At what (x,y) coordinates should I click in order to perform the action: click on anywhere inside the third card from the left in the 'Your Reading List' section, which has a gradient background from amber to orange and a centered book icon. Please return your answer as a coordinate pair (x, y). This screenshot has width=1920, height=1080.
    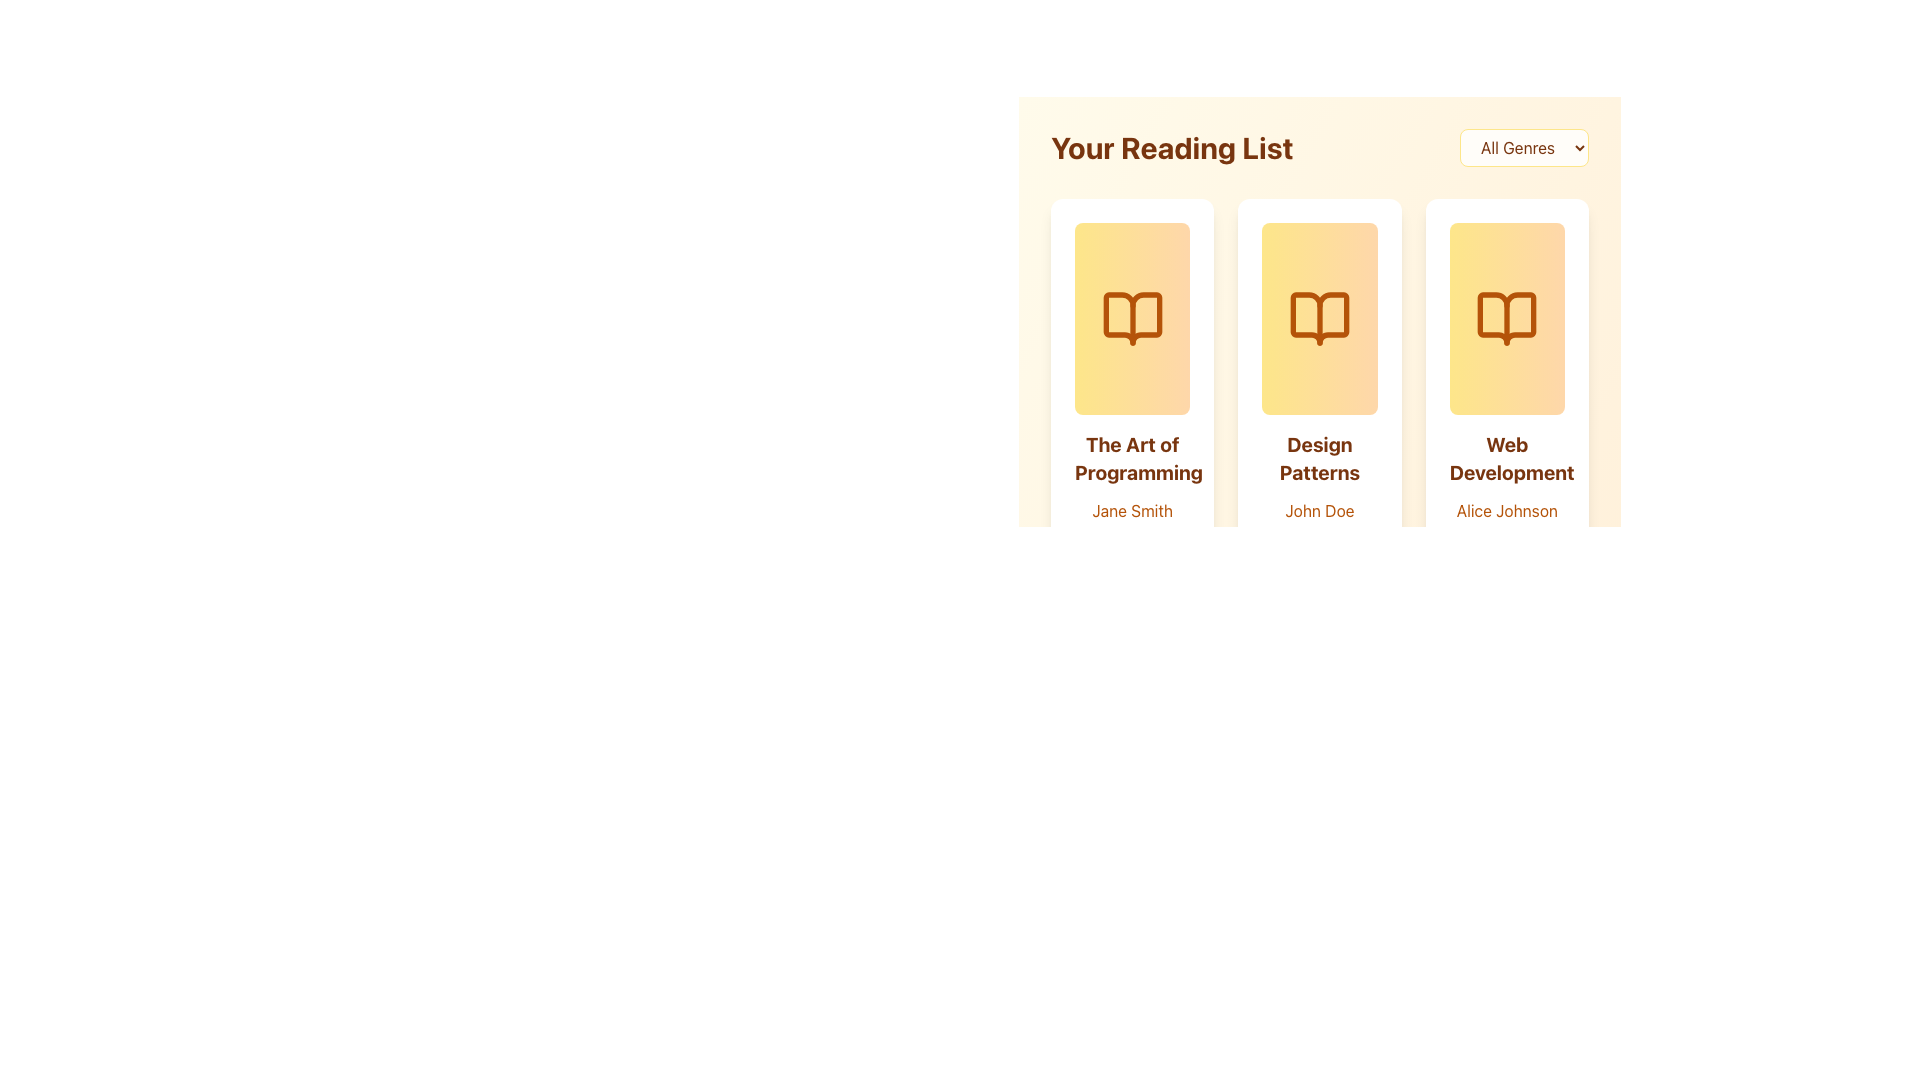
    Looking at the image, I should click on (1507, 318).